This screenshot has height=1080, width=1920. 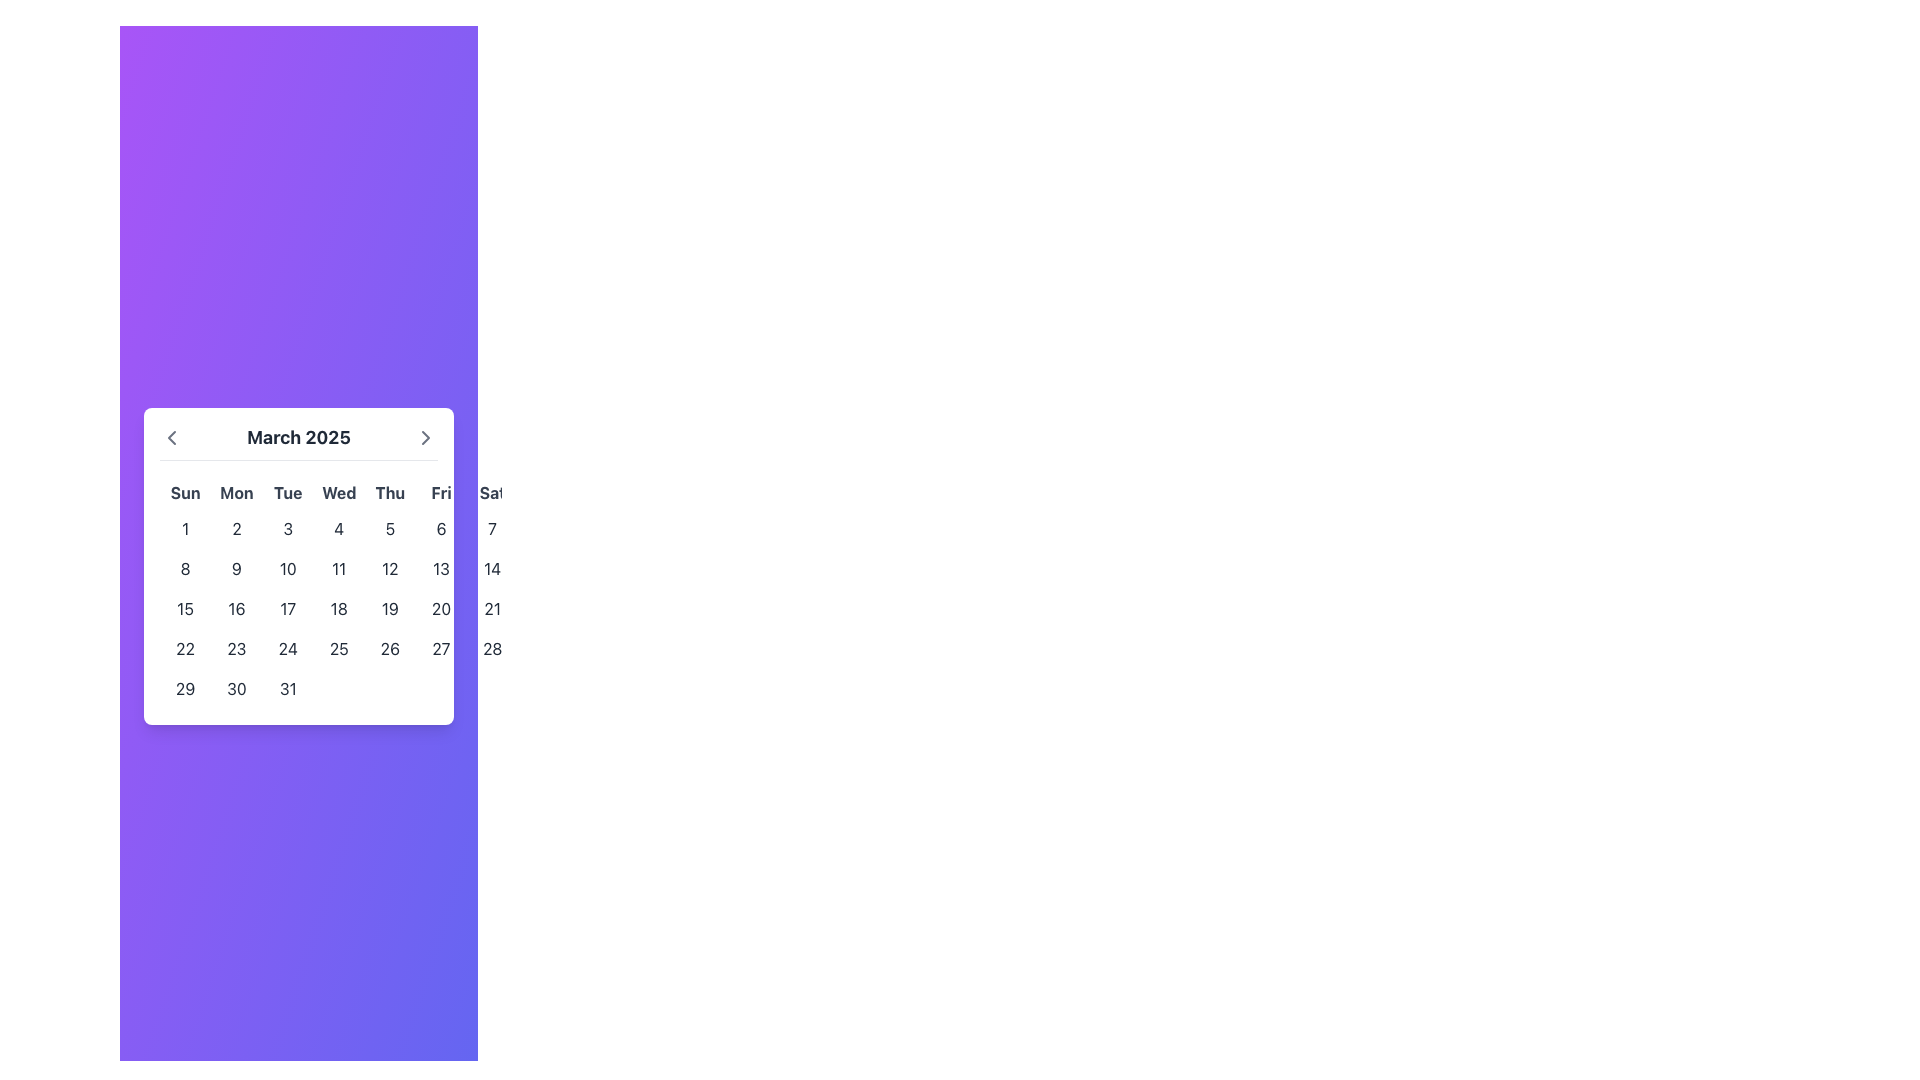 What do you see at coordinates (297, 441) in the screenshot?
I see `the text label displaying 'March 2025', which is styled in bold gray font at the top of the calendar interface` at bounding box center [297, 441].